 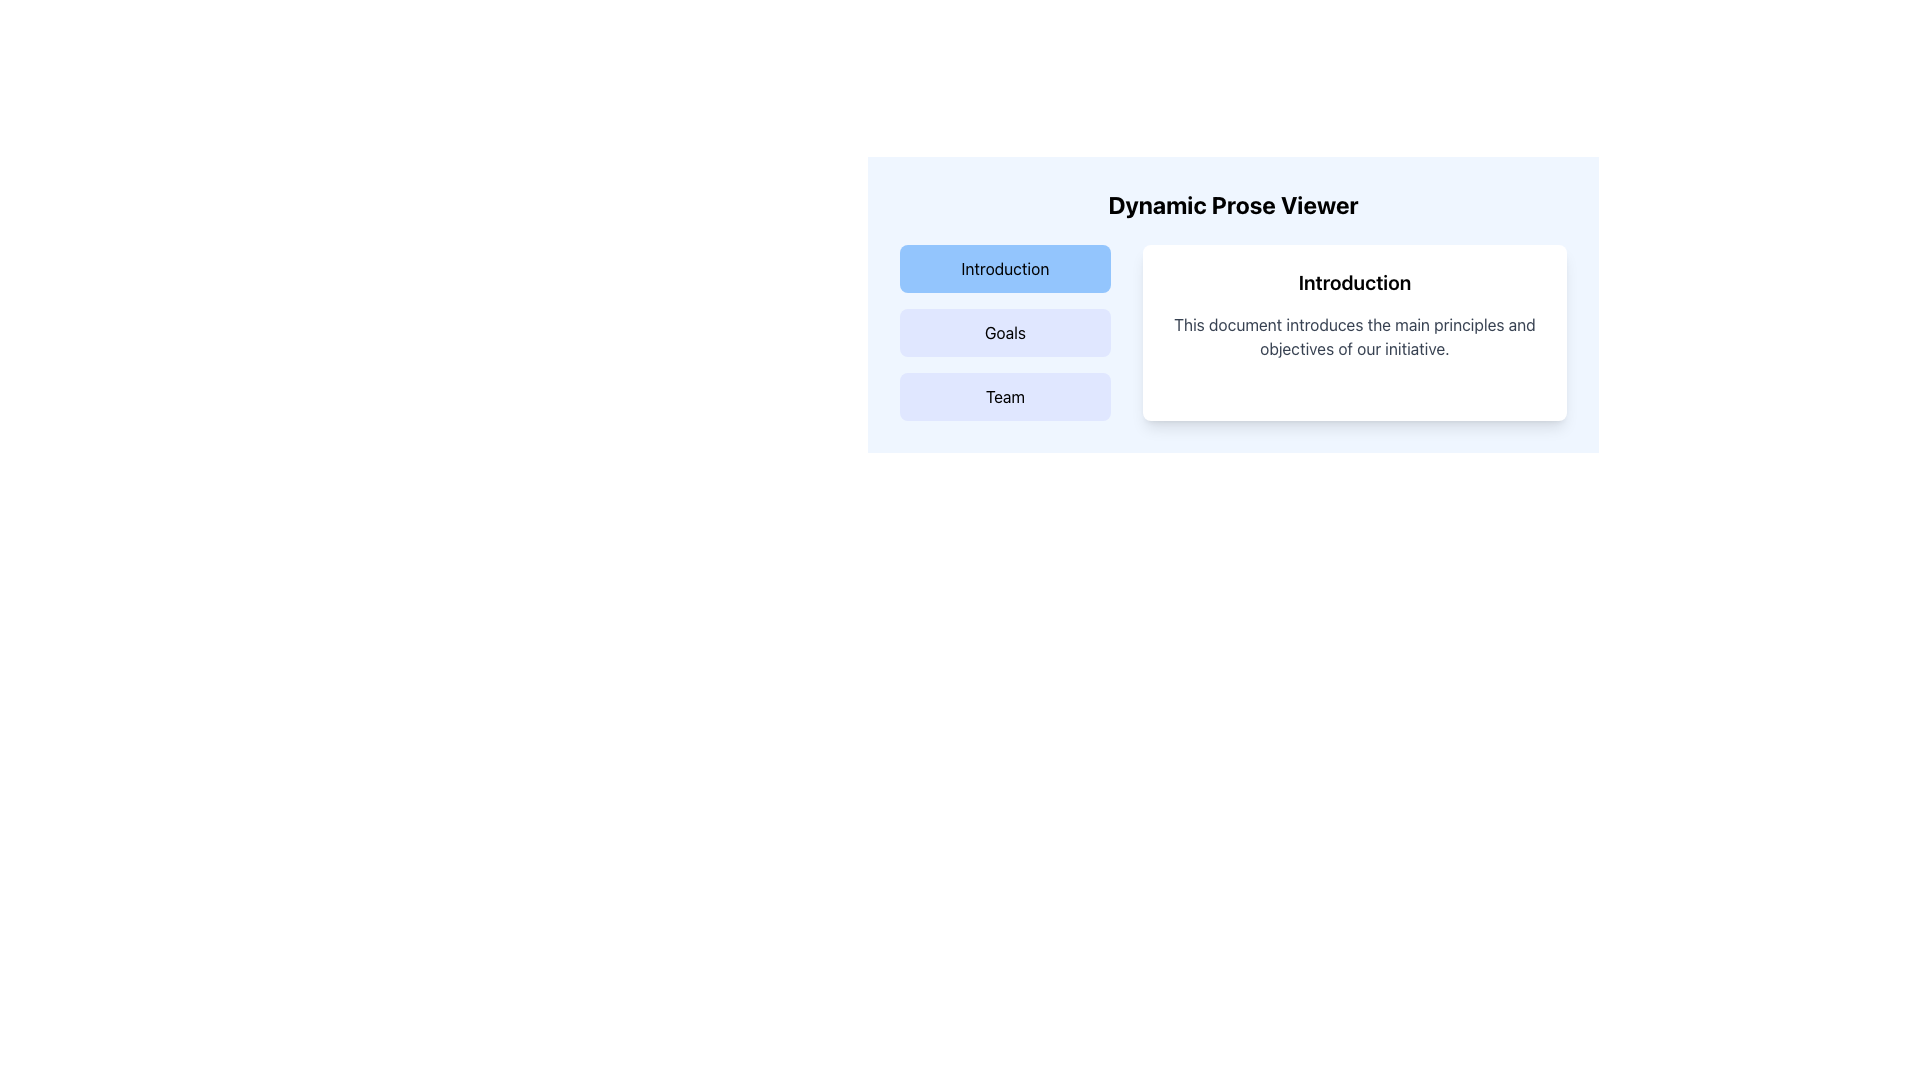 I want to click on the 'Goals' button, which is a rectangular button with a light indigo background and rounded corners, located below the 'Introduction' button in a vertical stack, so click(x=1005, y=331).